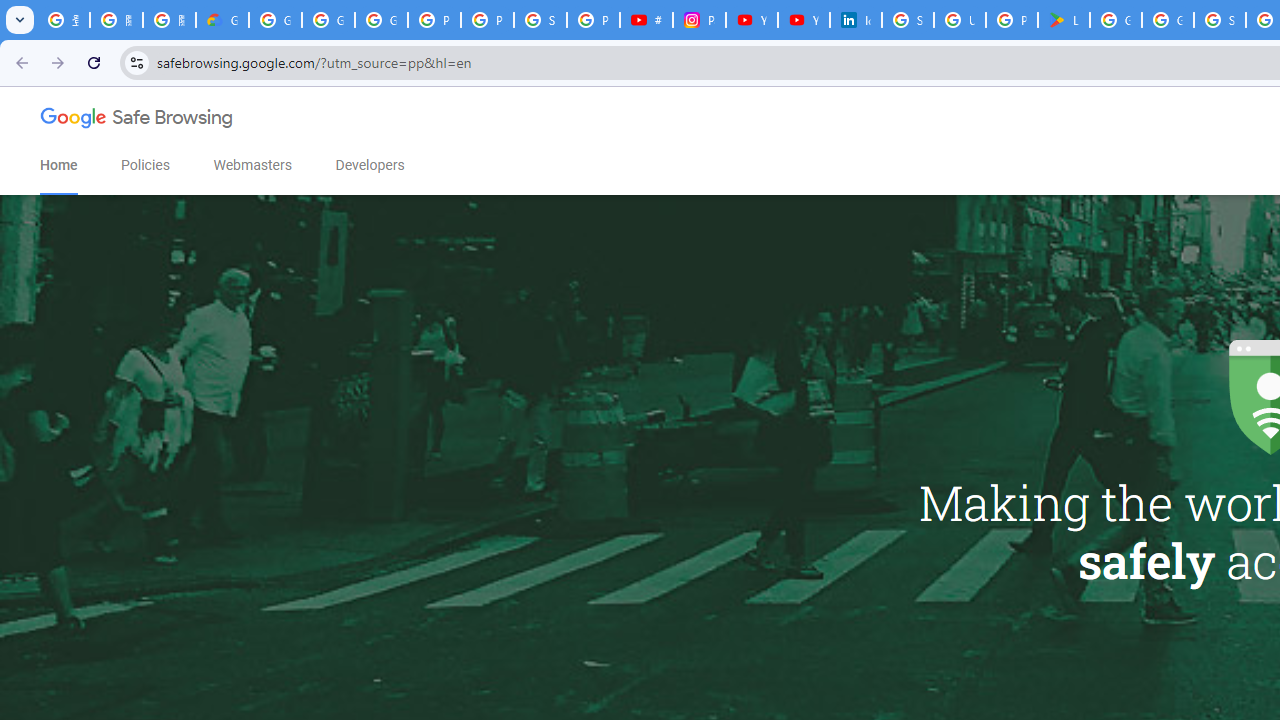 Image resolution: width=1280 pixels, height=720 pixels. I want to click on 'Google Safe Browsing', so click(136, 121).